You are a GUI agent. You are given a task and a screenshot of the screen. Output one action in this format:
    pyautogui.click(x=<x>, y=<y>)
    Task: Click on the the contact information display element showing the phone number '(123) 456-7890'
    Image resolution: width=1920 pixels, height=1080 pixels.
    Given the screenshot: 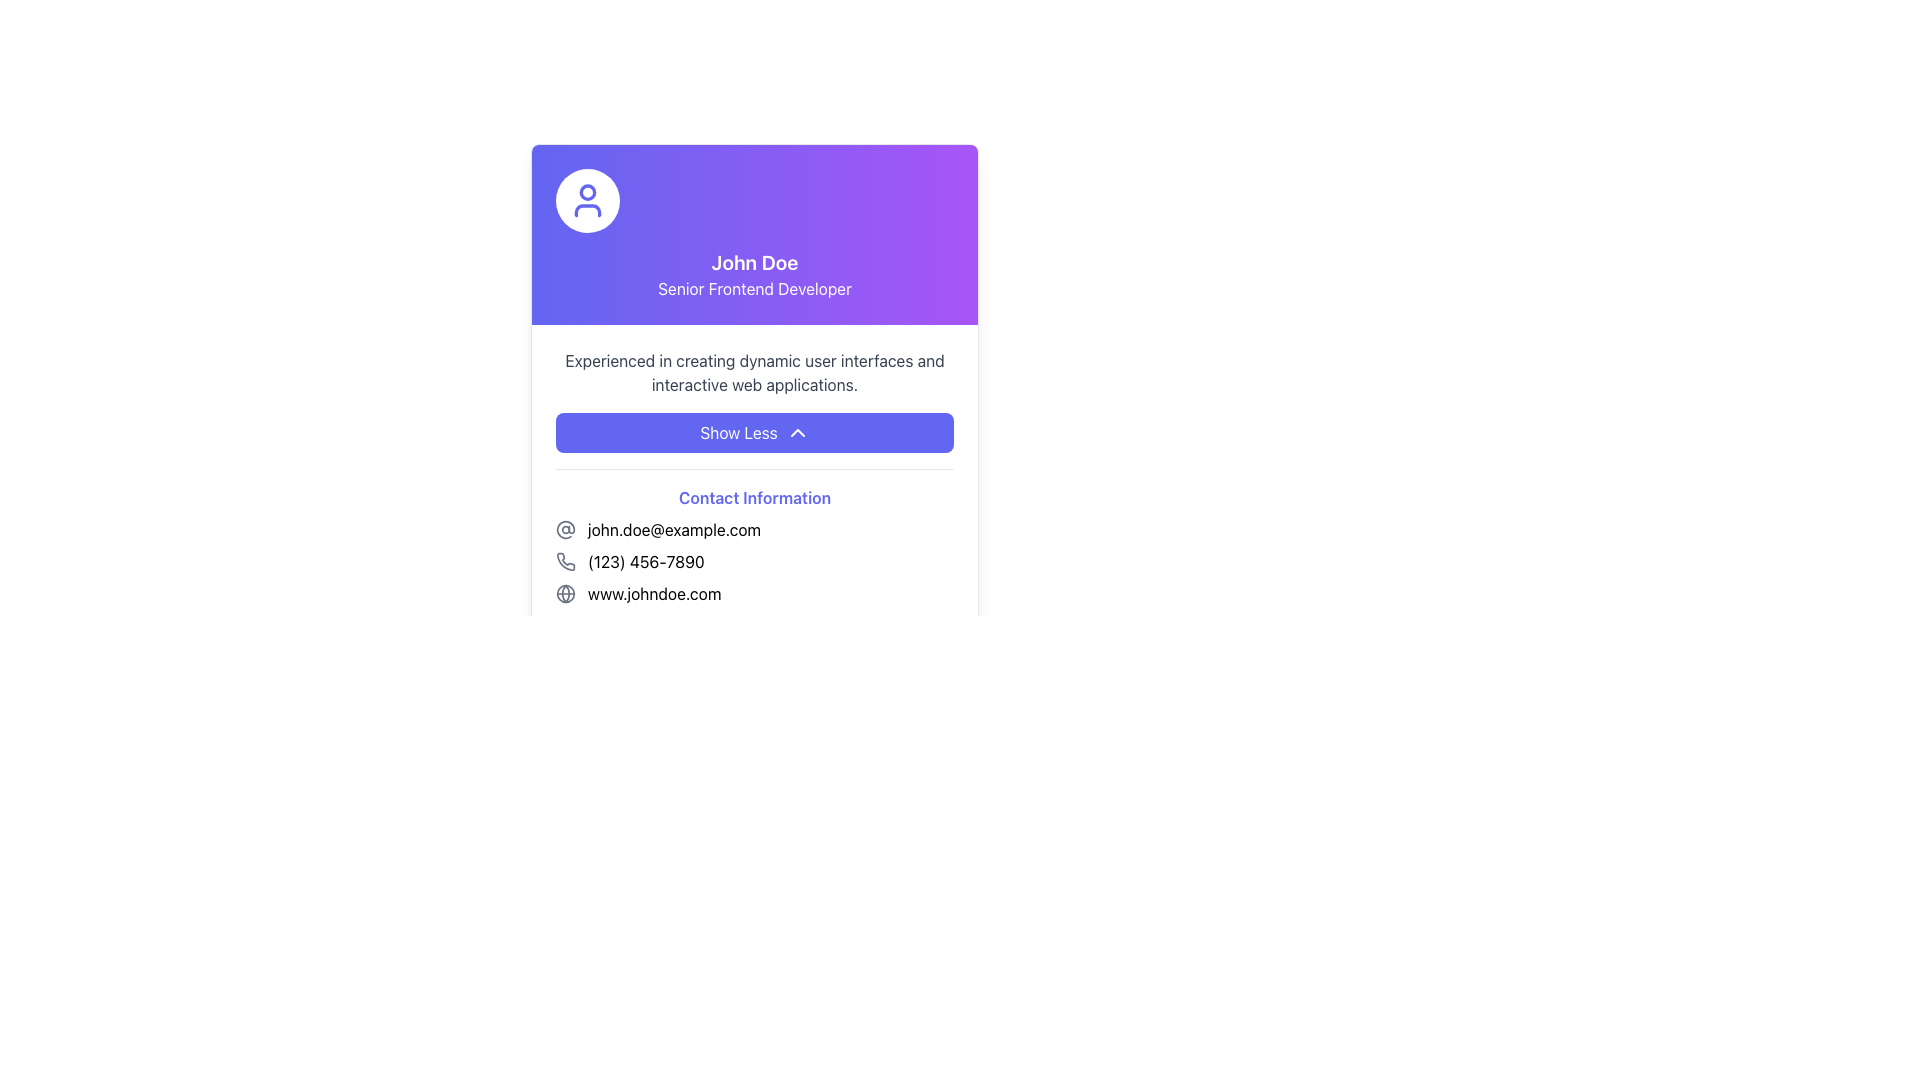 What is the action you would take?
    pyautogui.click(x=753, y=562)
    